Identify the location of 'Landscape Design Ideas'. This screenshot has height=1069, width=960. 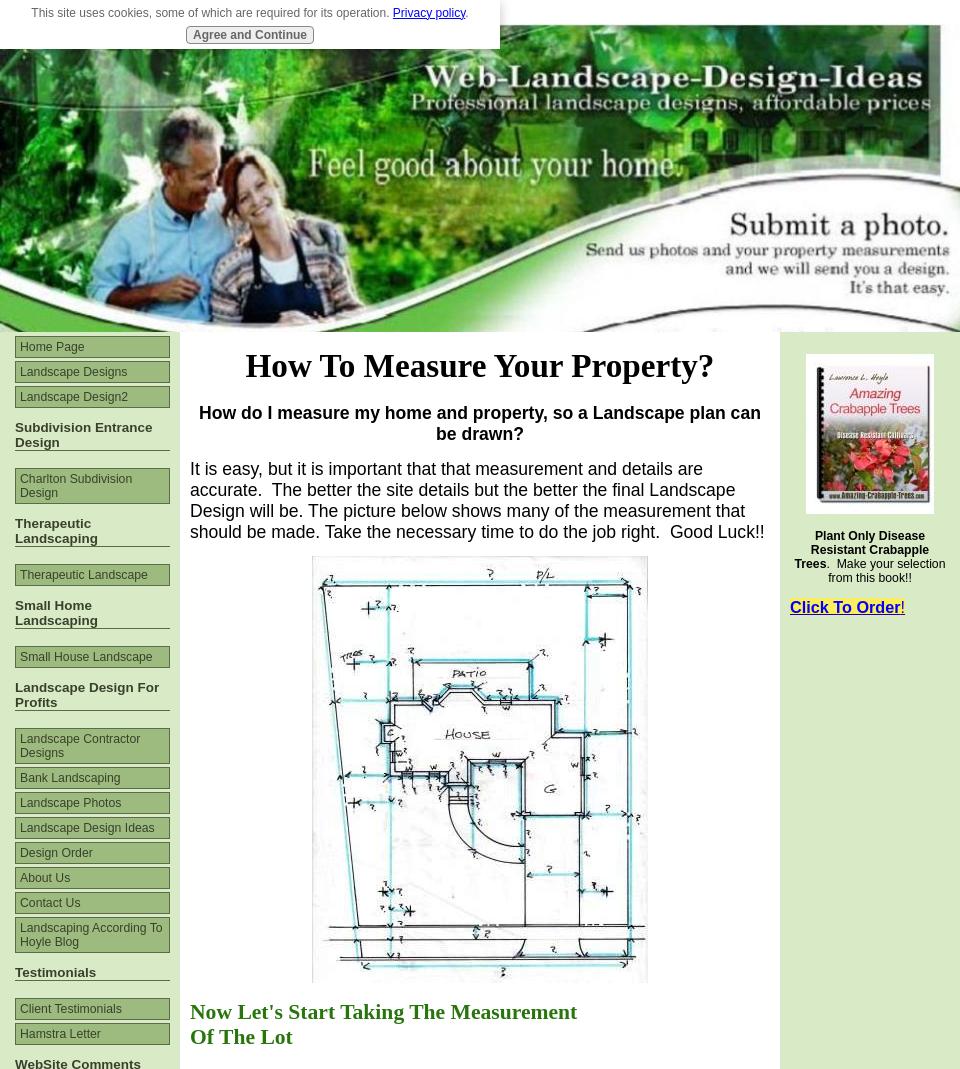
(86, 828).